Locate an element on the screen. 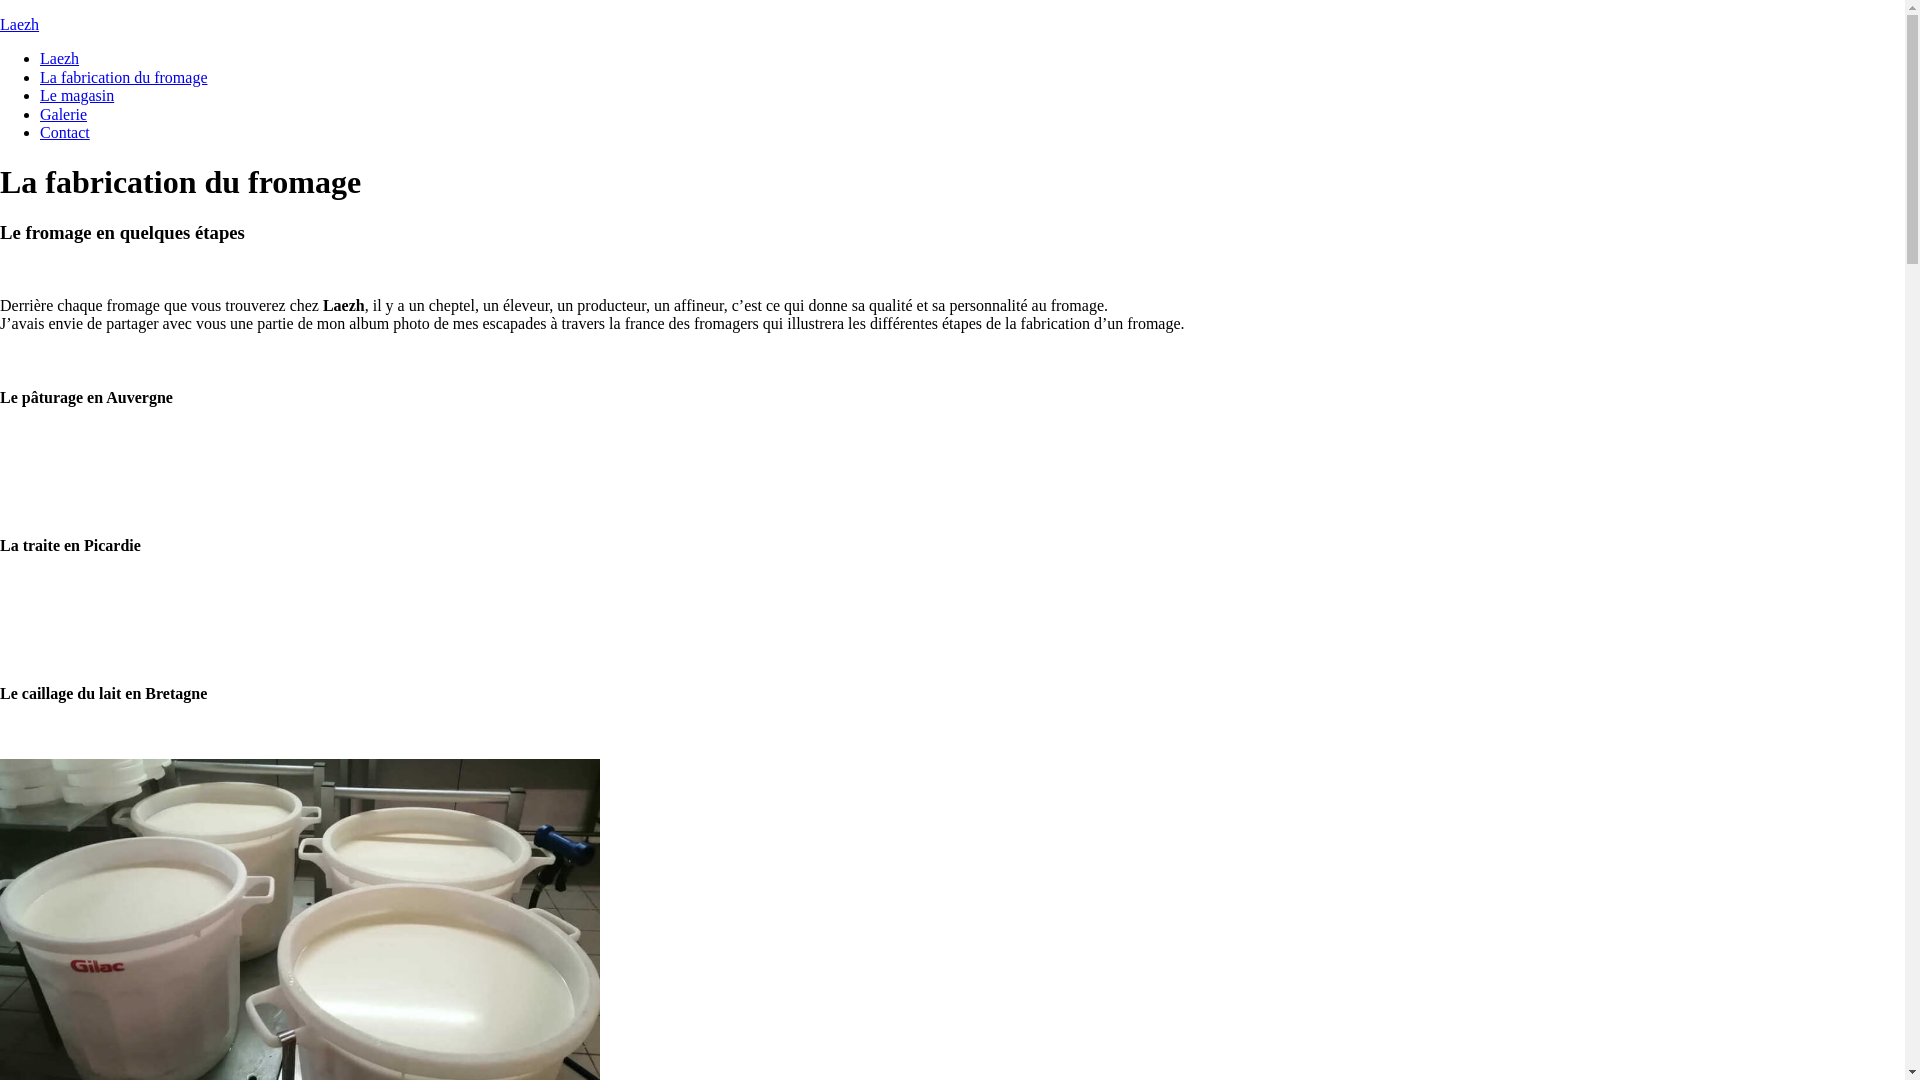 The height and width of the screenshot is (1080, 1920). 'Laezh' is located at coordinates (59, 57).